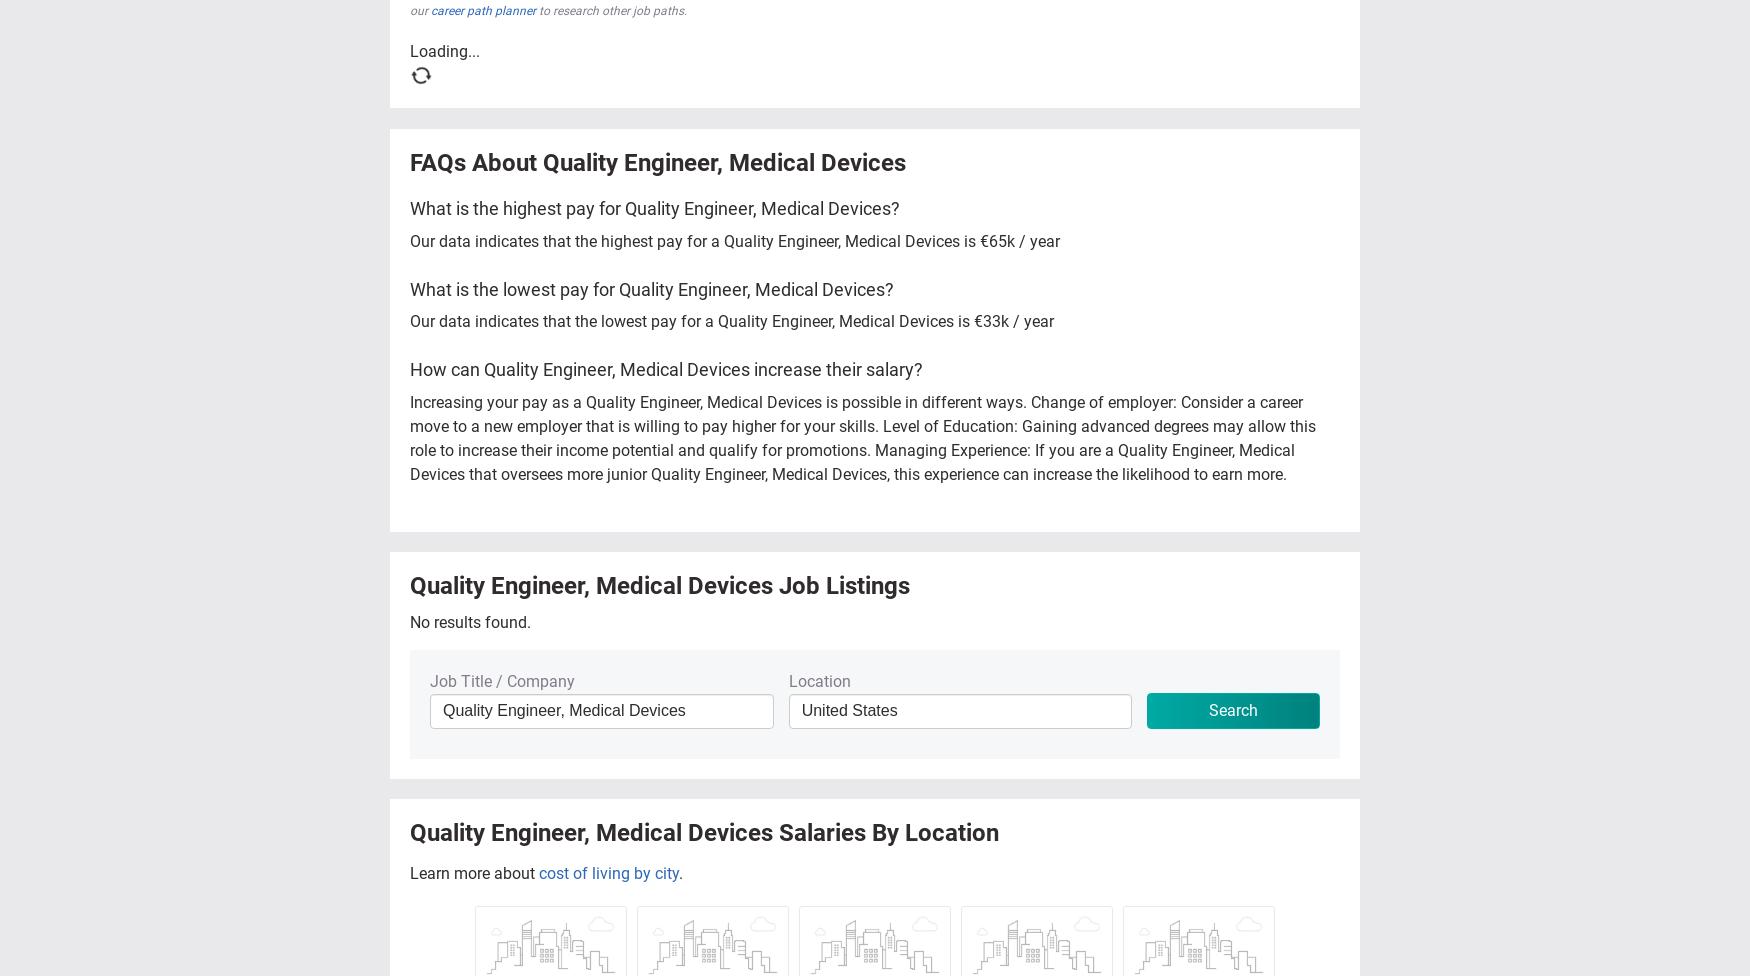 This screenshot has width=1750, height=976. What do you see at coordinates (819, 679) in the screenshot?
I see `'Location'` at bounding box center [819, 679].